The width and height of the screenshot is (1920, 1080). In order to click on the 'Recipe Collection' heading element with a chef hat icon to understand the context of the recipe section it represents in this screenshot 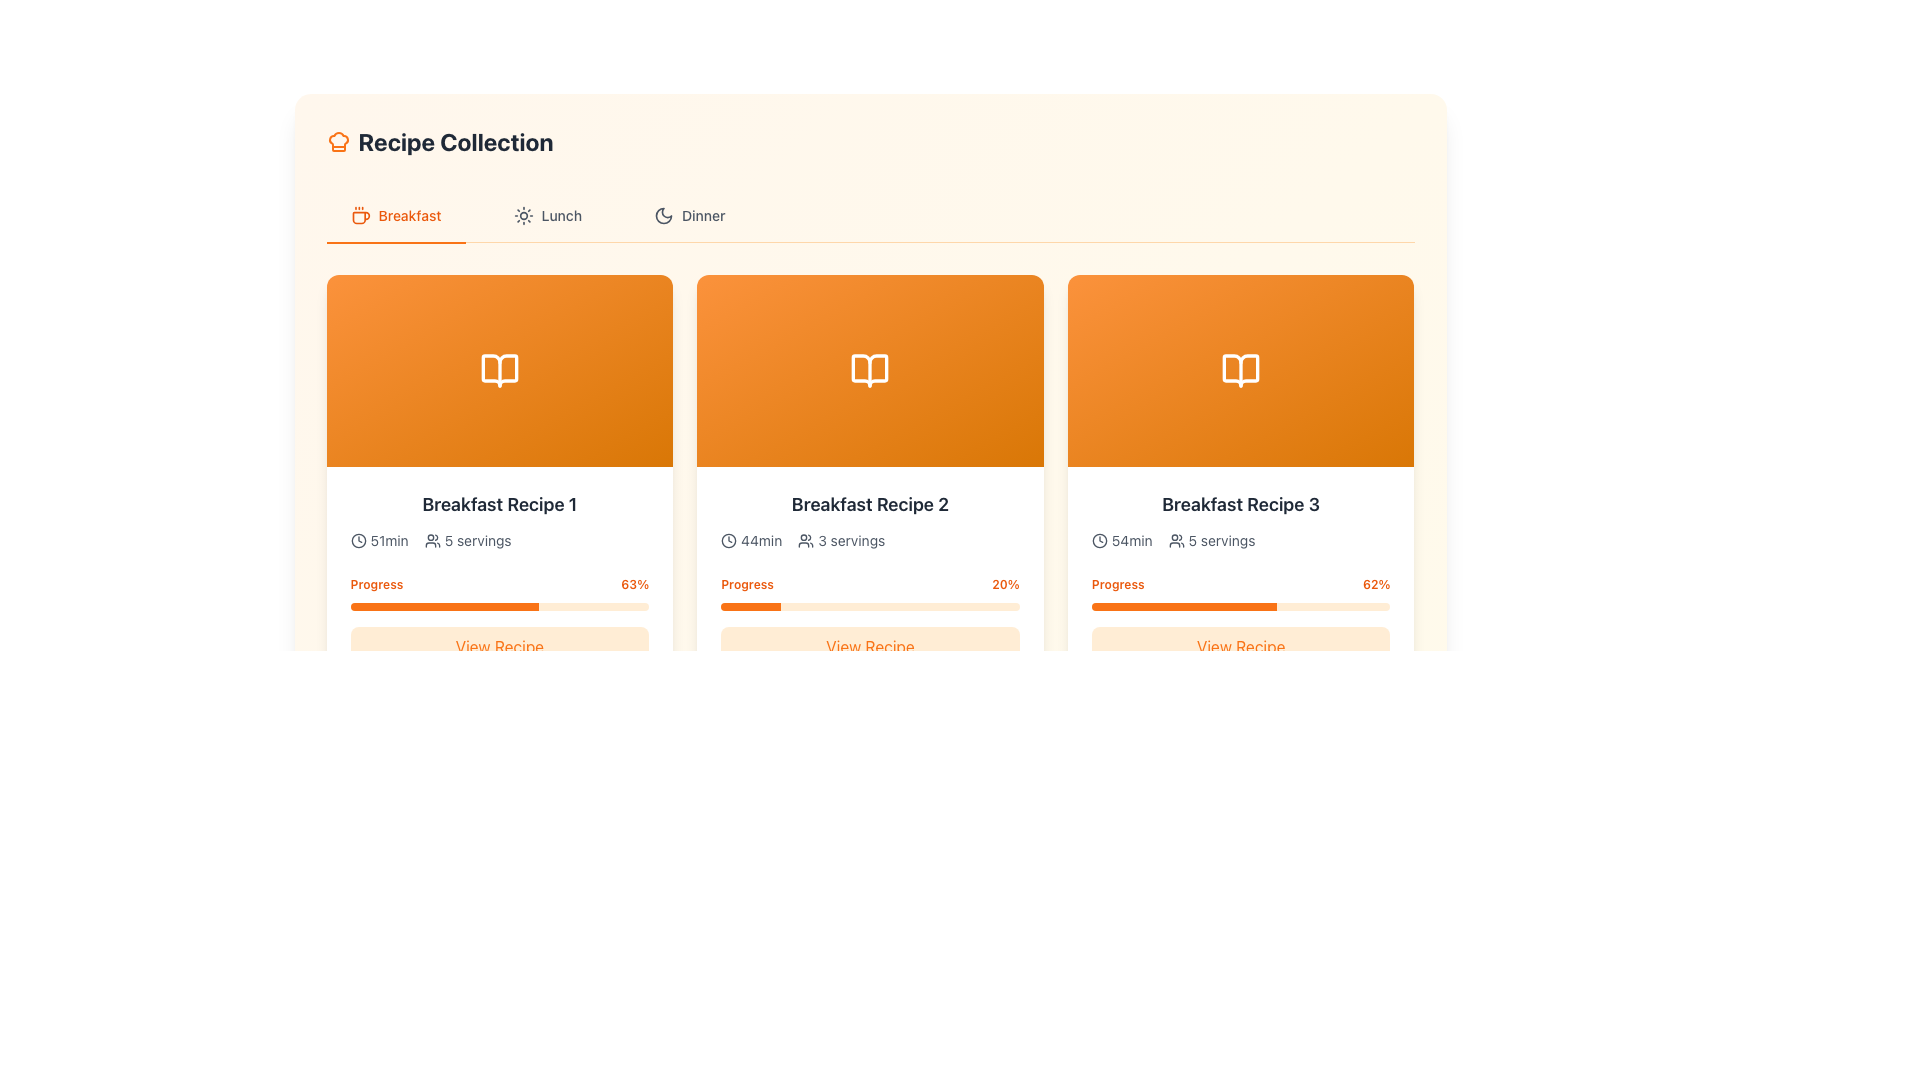, I will do `click(439, 141)`.